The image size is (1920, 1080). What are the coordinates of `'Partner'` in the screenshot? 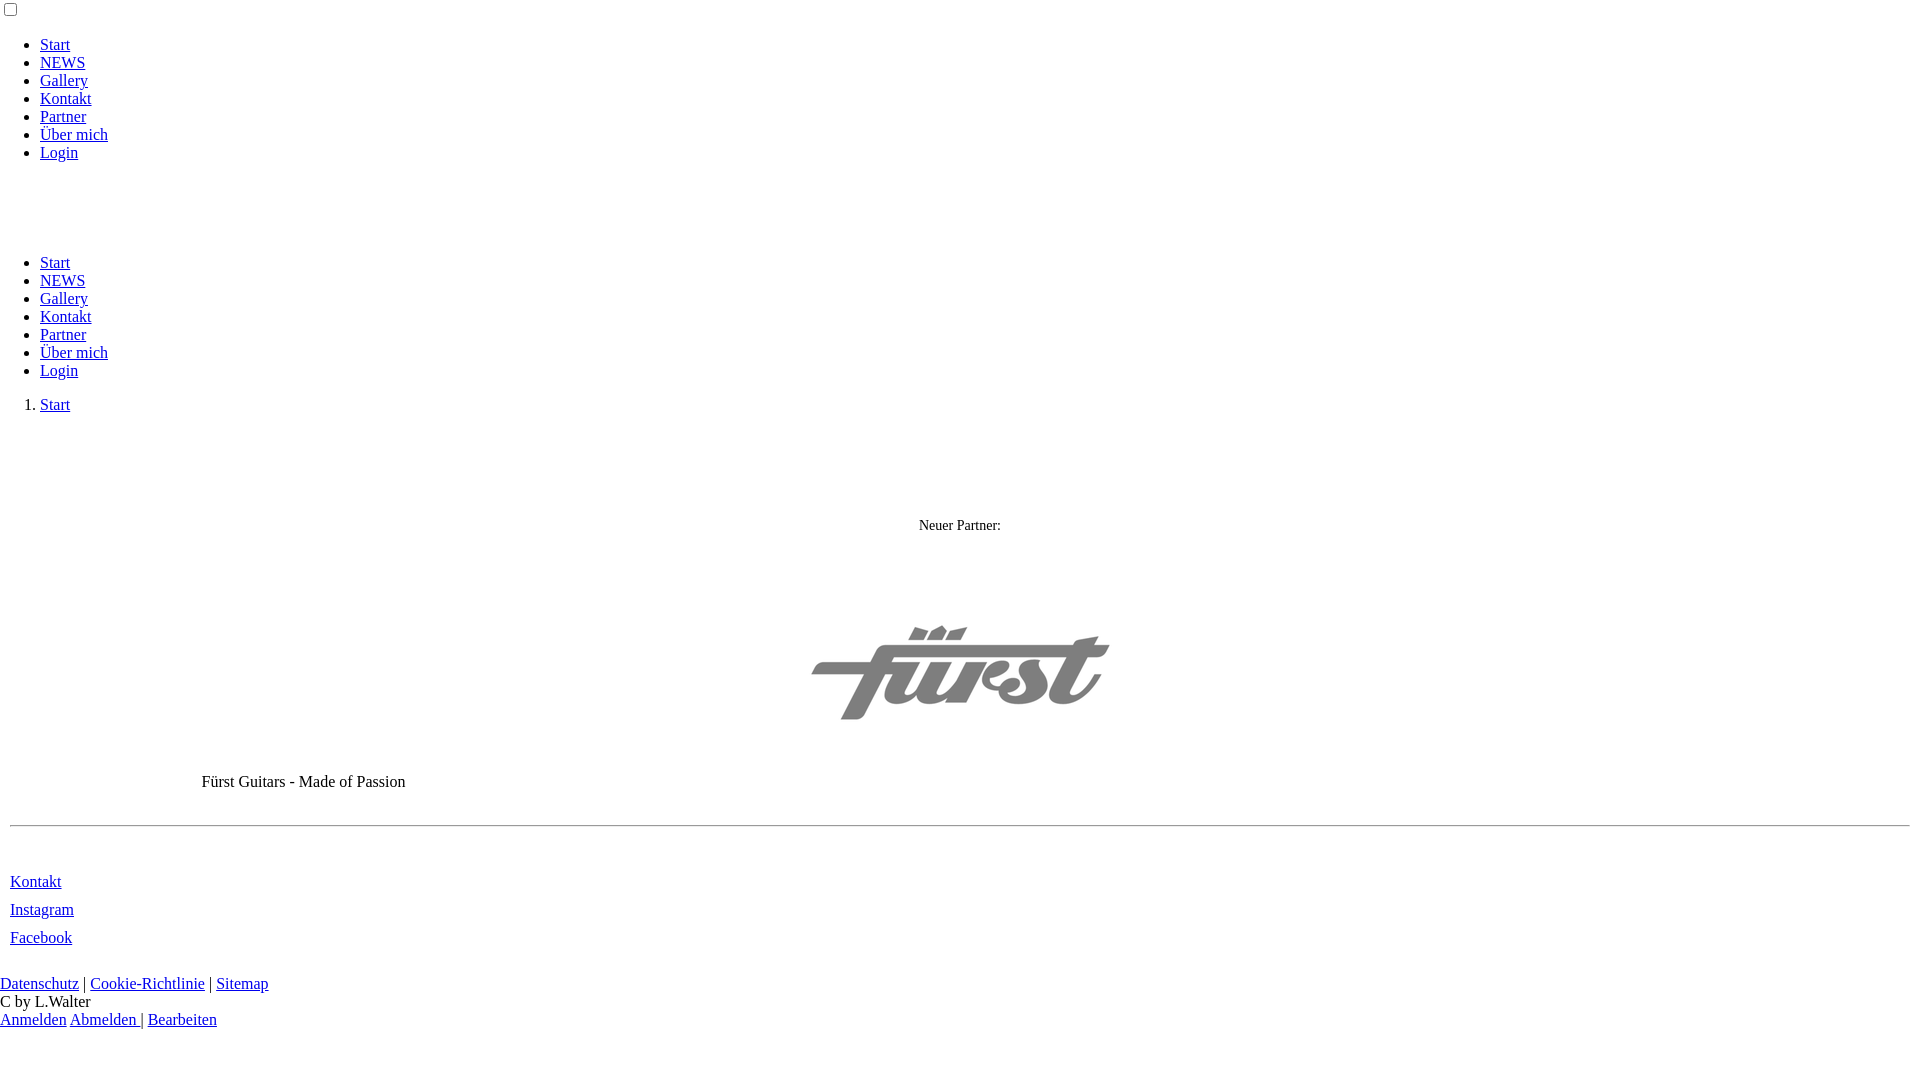 It's located at (62, 333).